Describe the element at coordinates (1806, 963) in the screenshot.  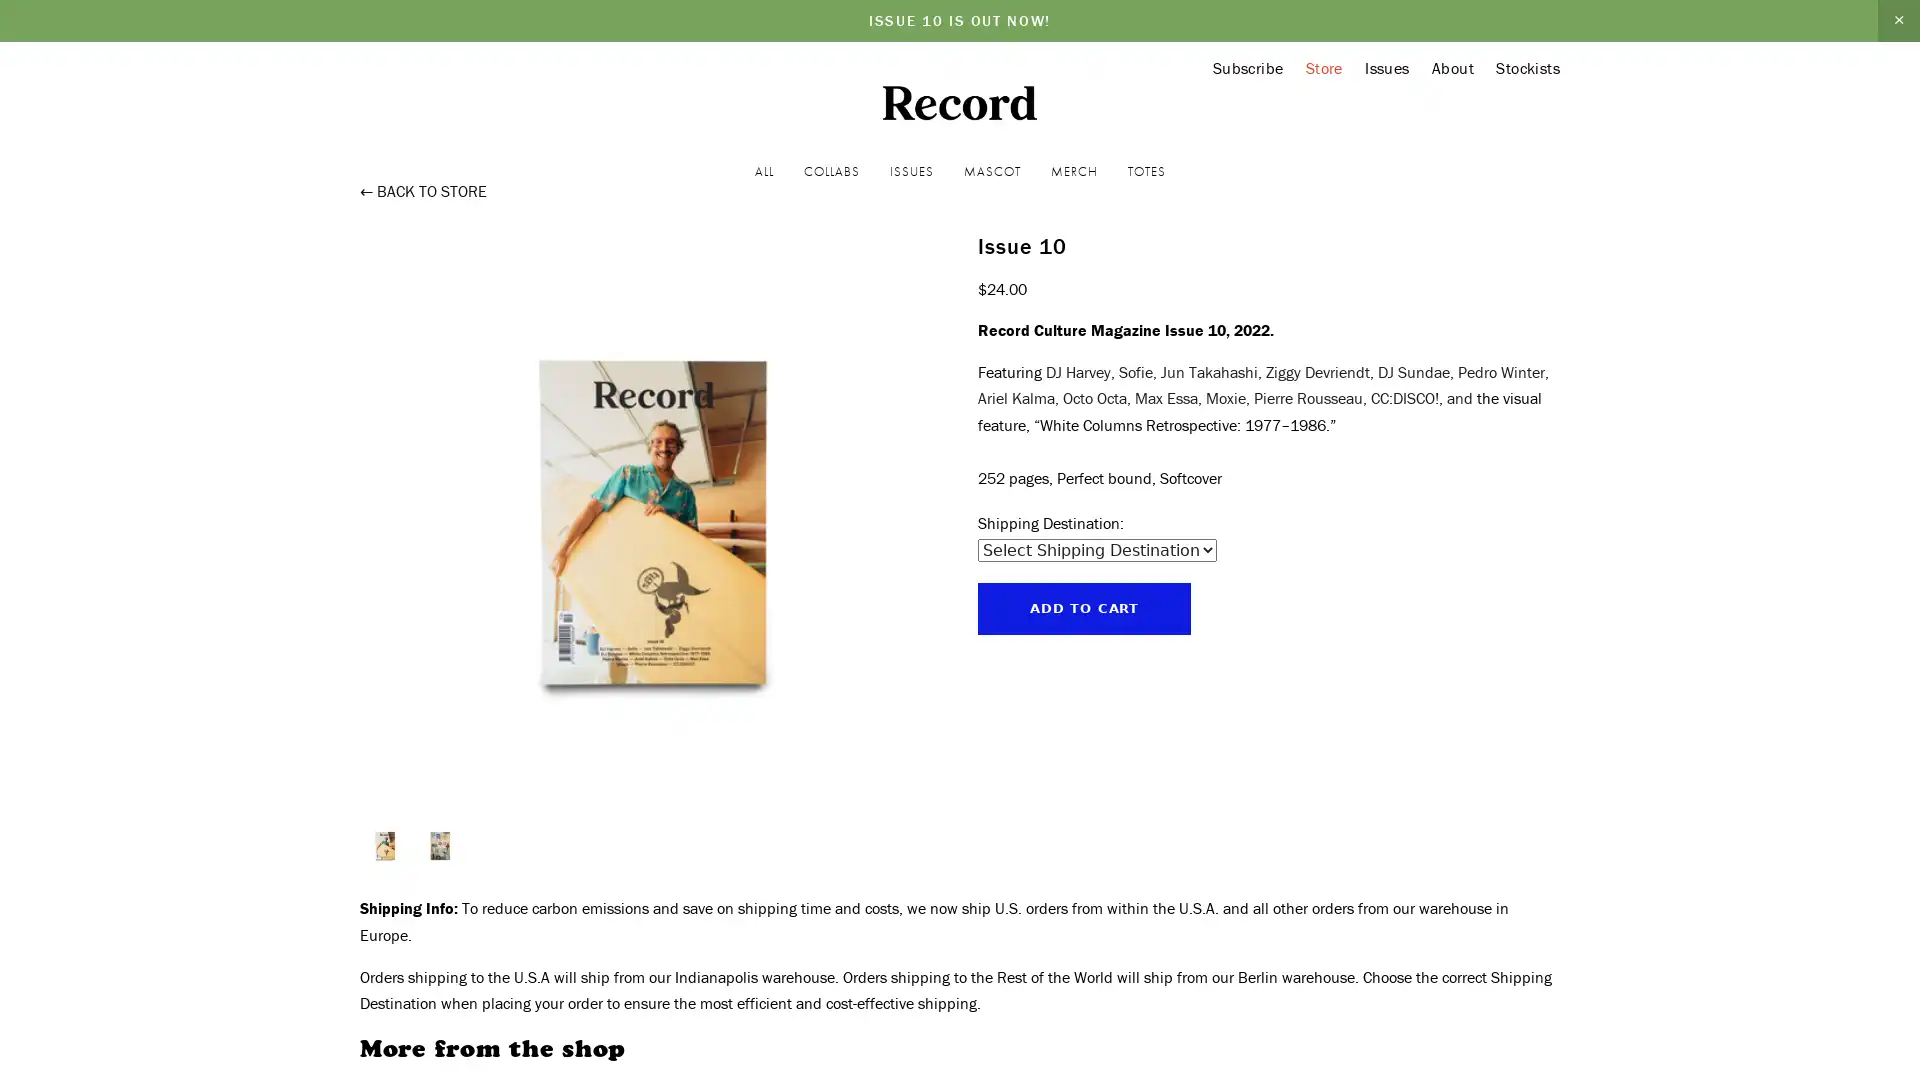
I see `Sign Up` at that location.